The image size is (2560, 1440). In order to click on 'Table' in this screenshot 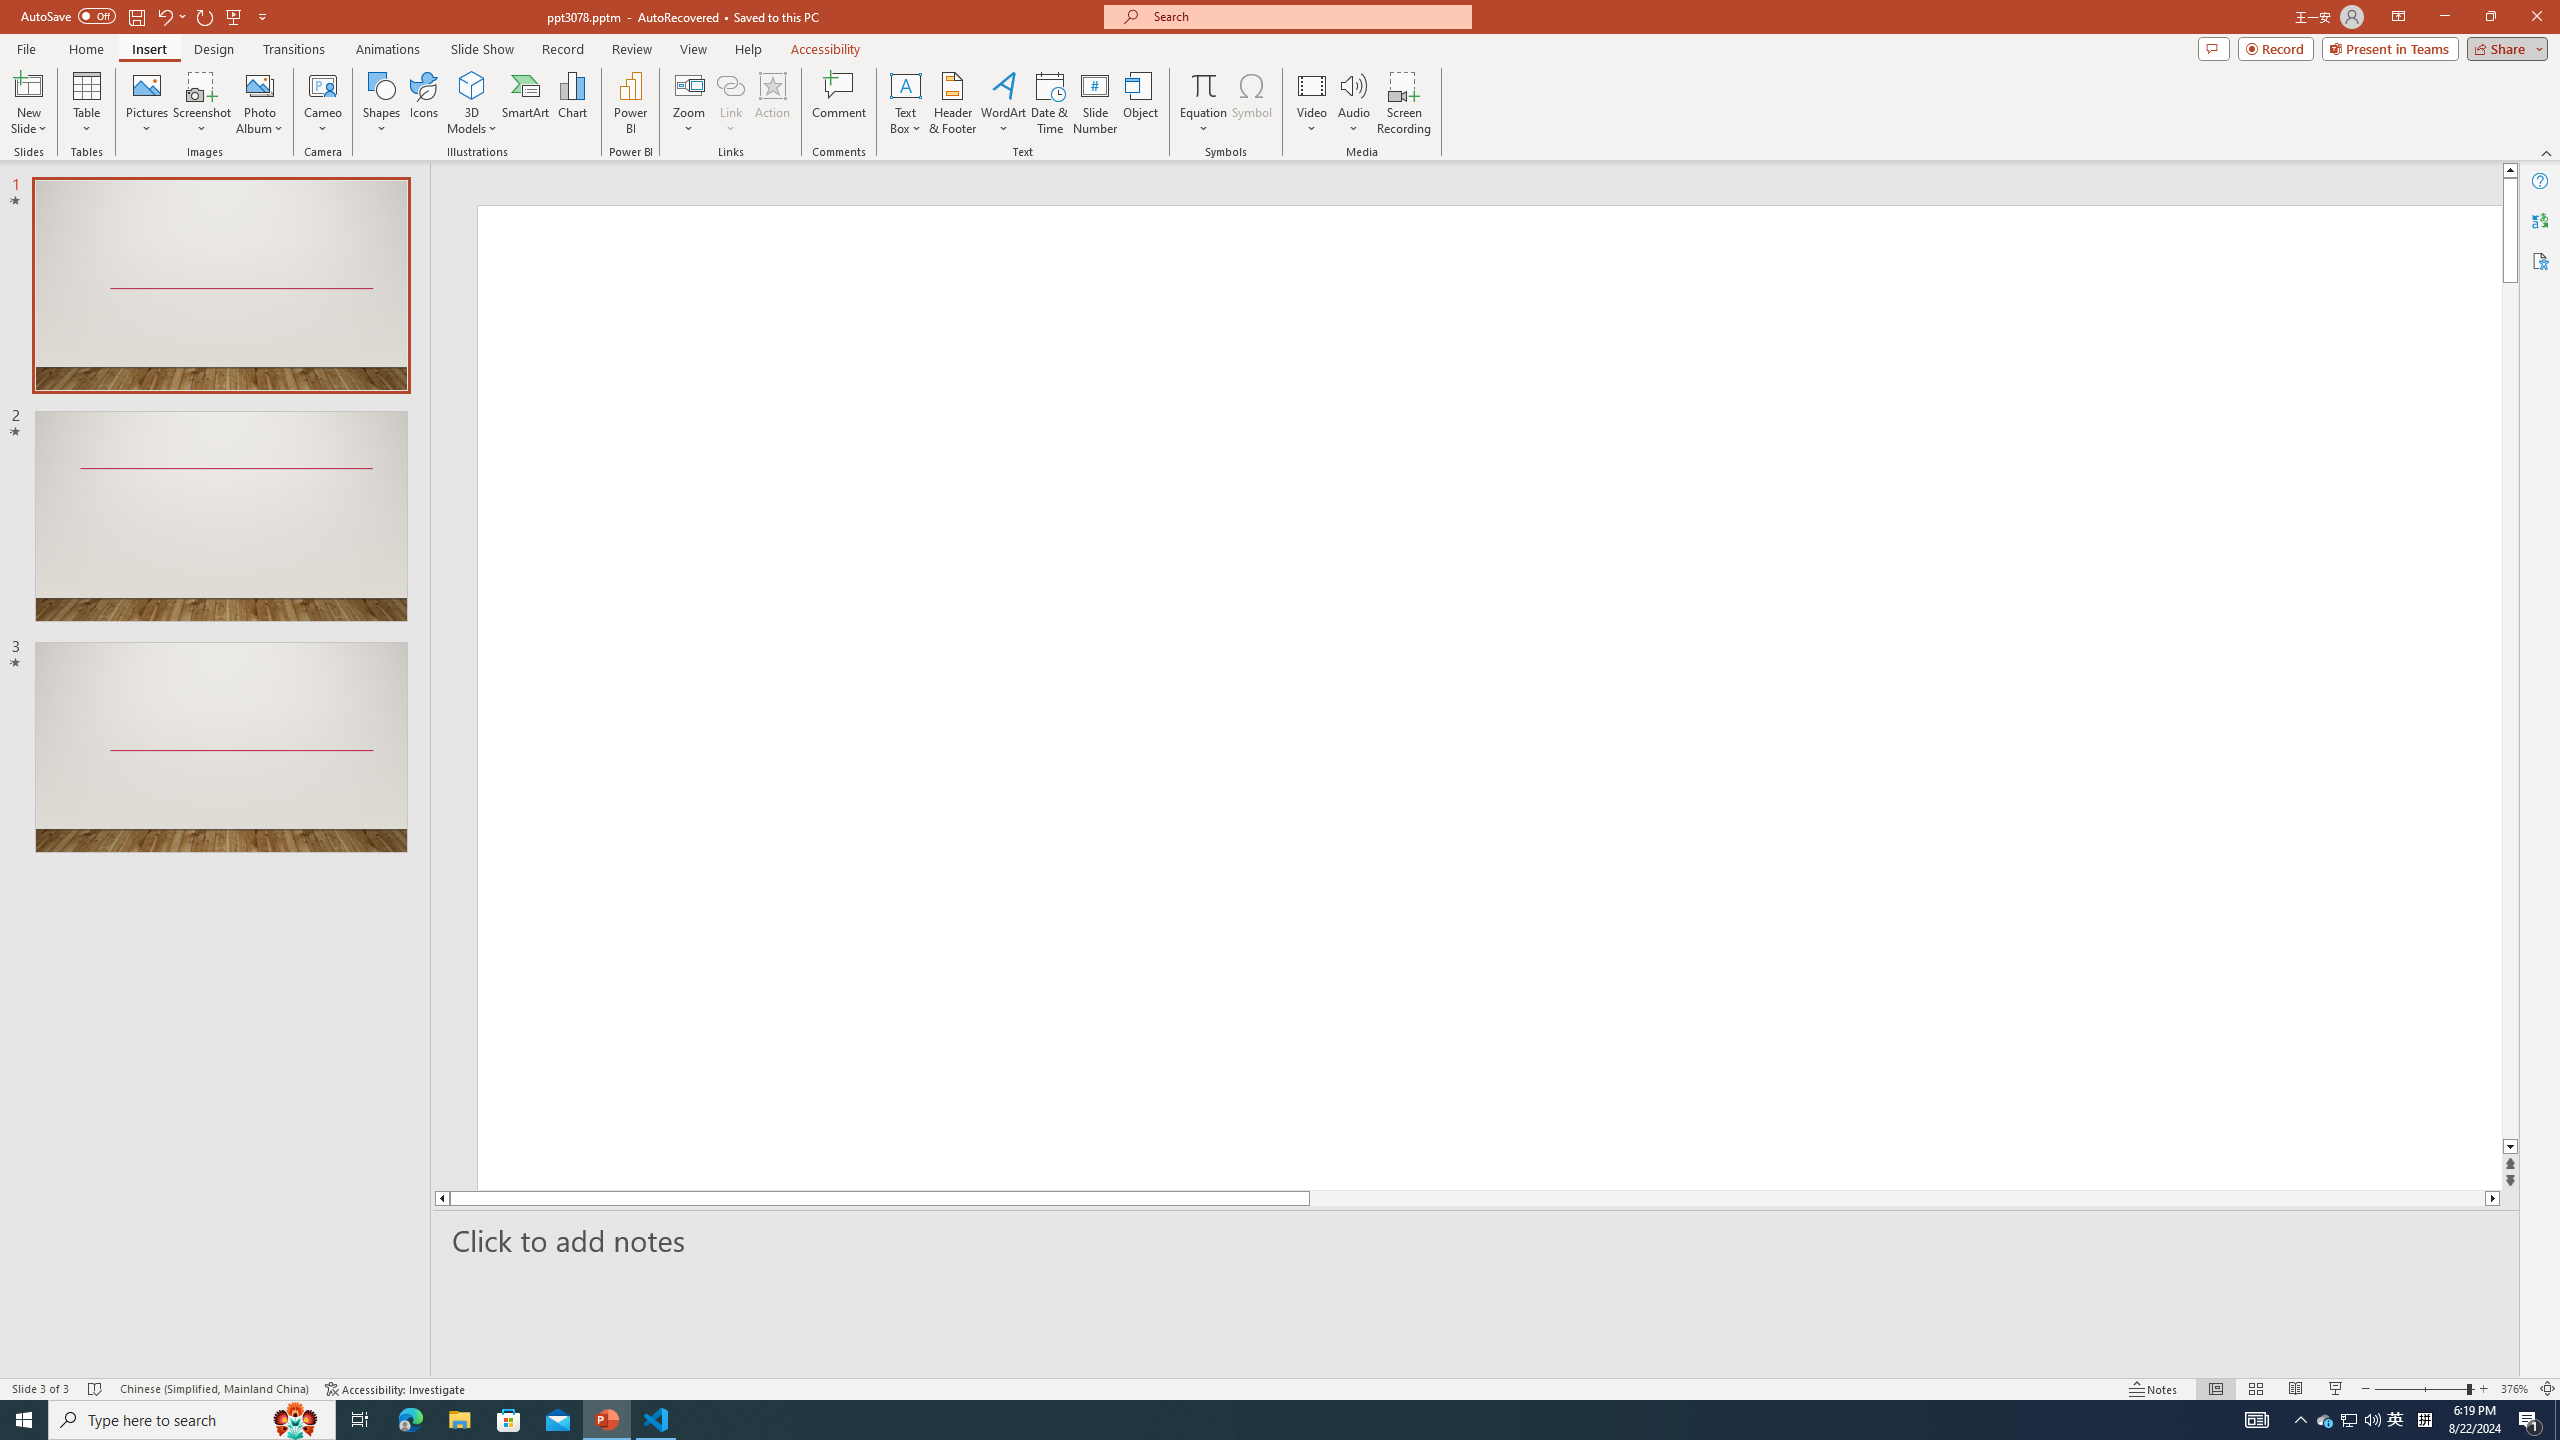, I will do `click(86, 103)`.